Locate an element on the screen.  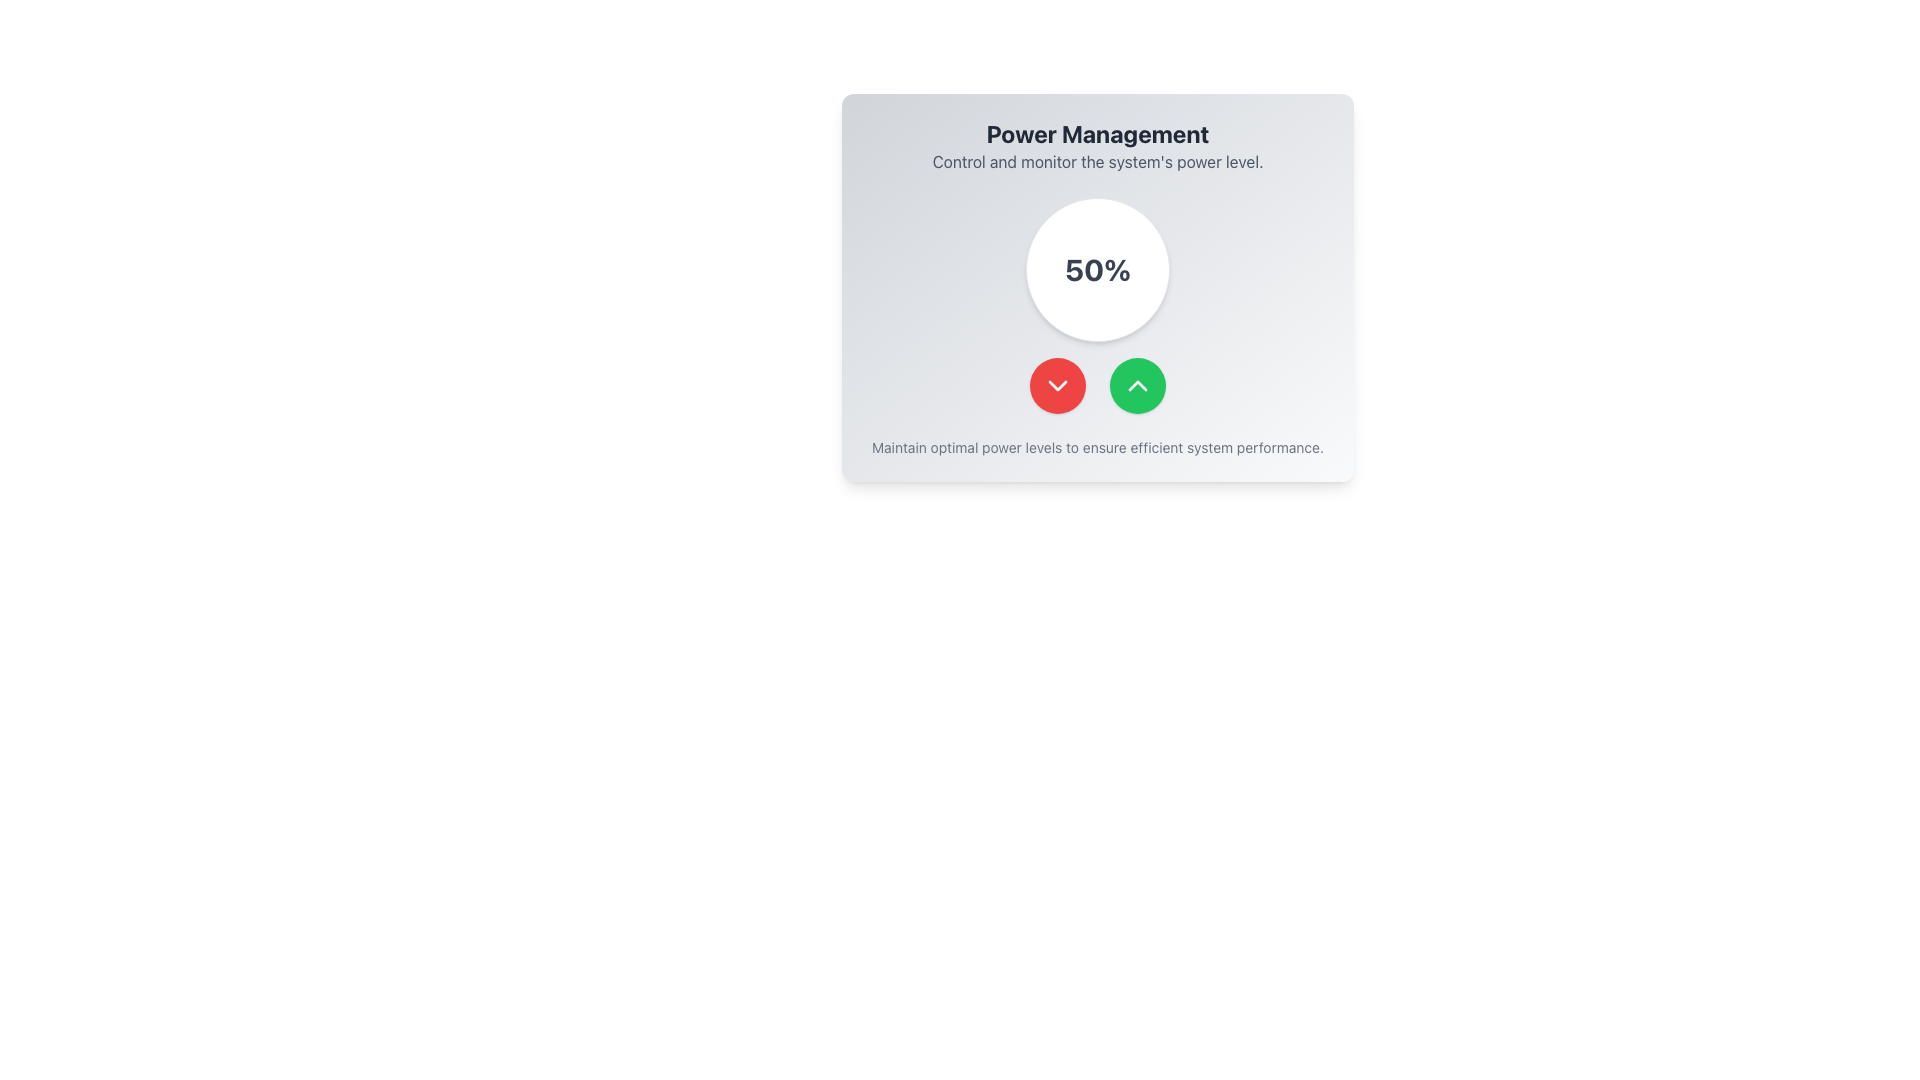
the downward-facing chevron arrow icon, which is styled with two intersecting lines in a circular red background is located at coordinates (1056, 385).